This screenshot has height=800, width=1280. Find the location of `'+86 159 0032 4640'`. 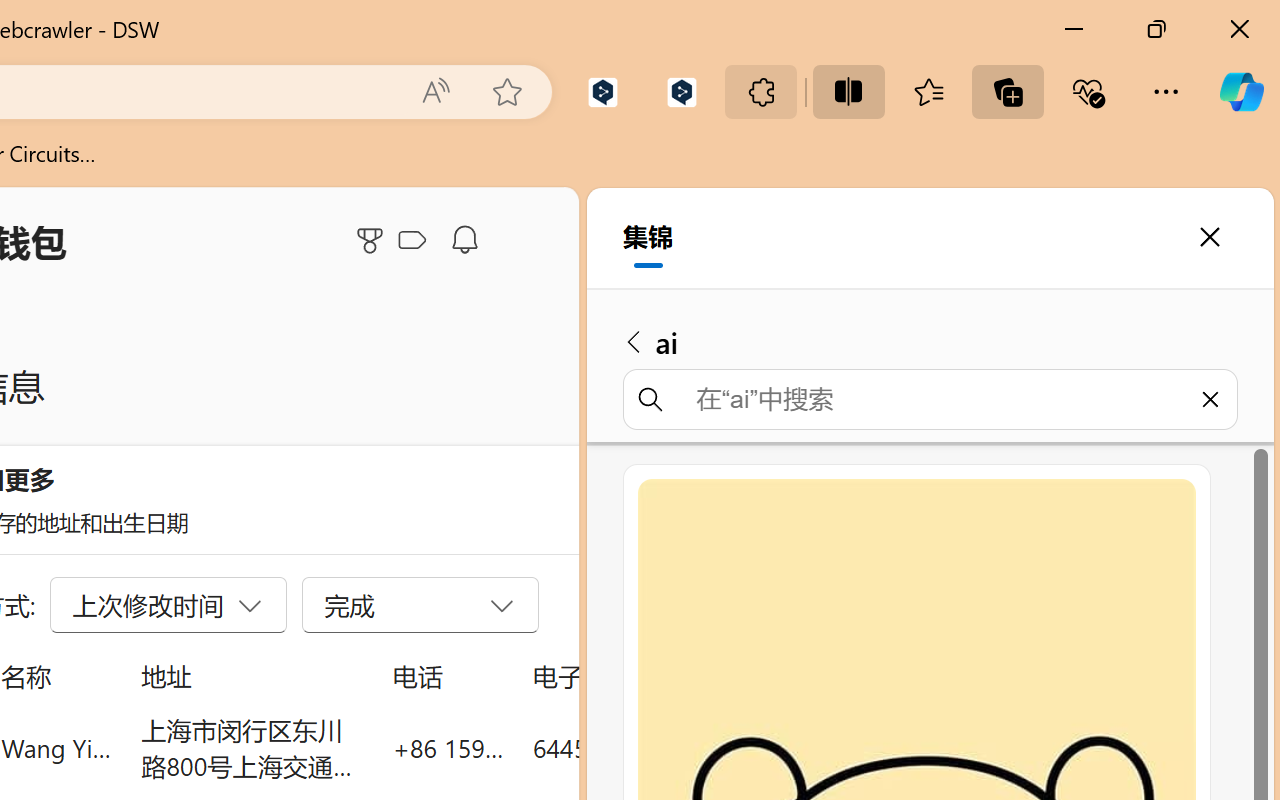

'+86 159 0032 4640' is located at coordinates (447, 747).